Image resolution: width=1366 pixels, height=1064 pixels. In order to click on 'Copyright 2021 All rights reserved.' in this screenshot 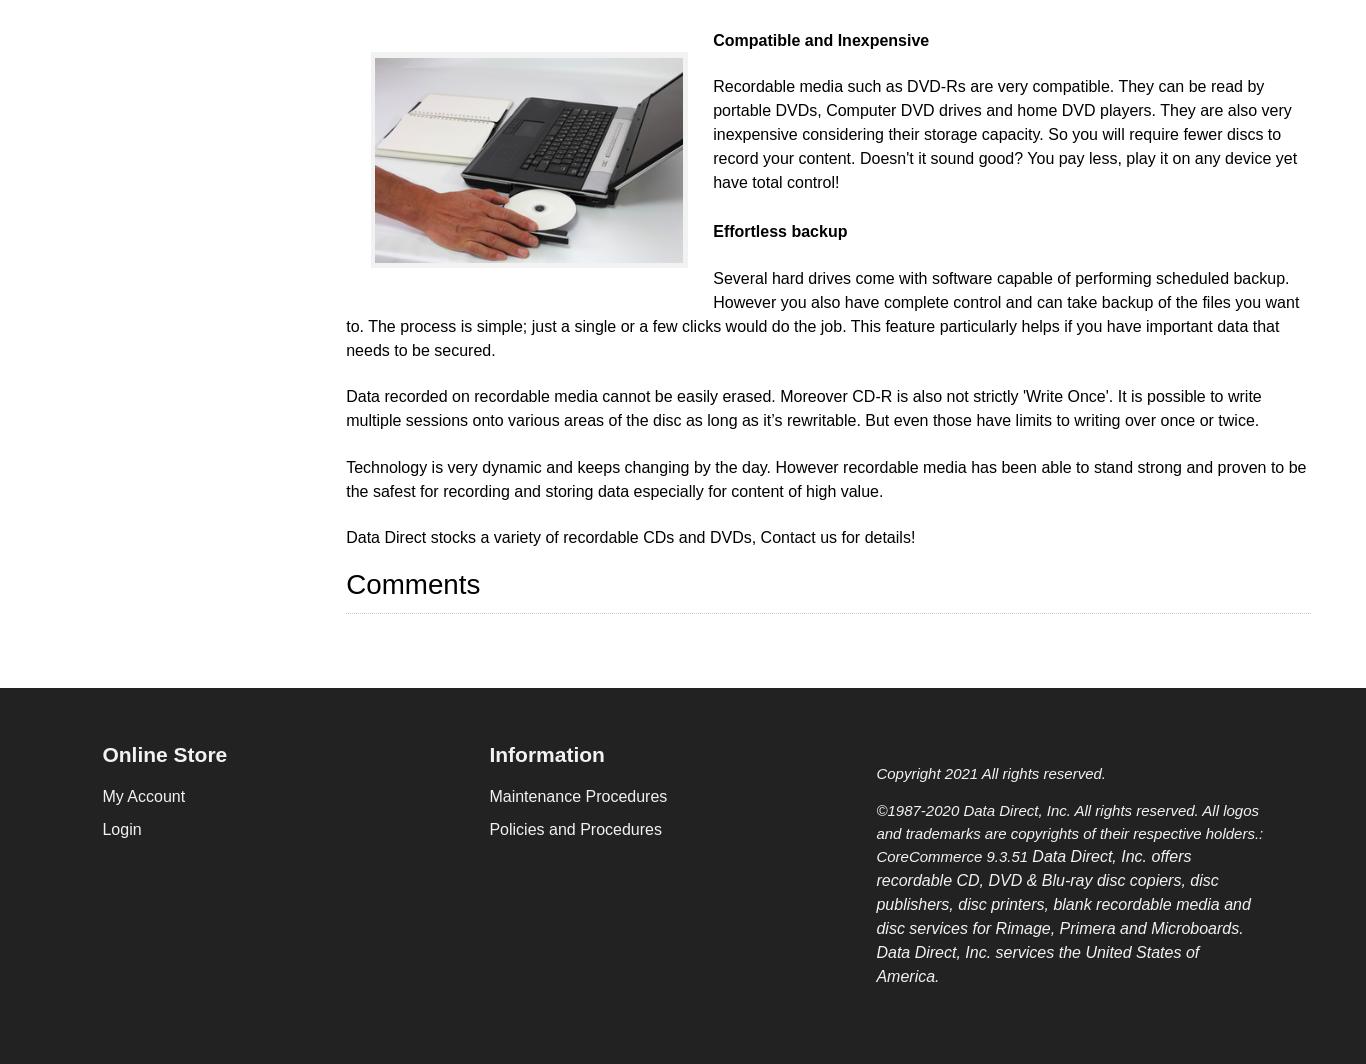, I will do `click(991, 772)`.